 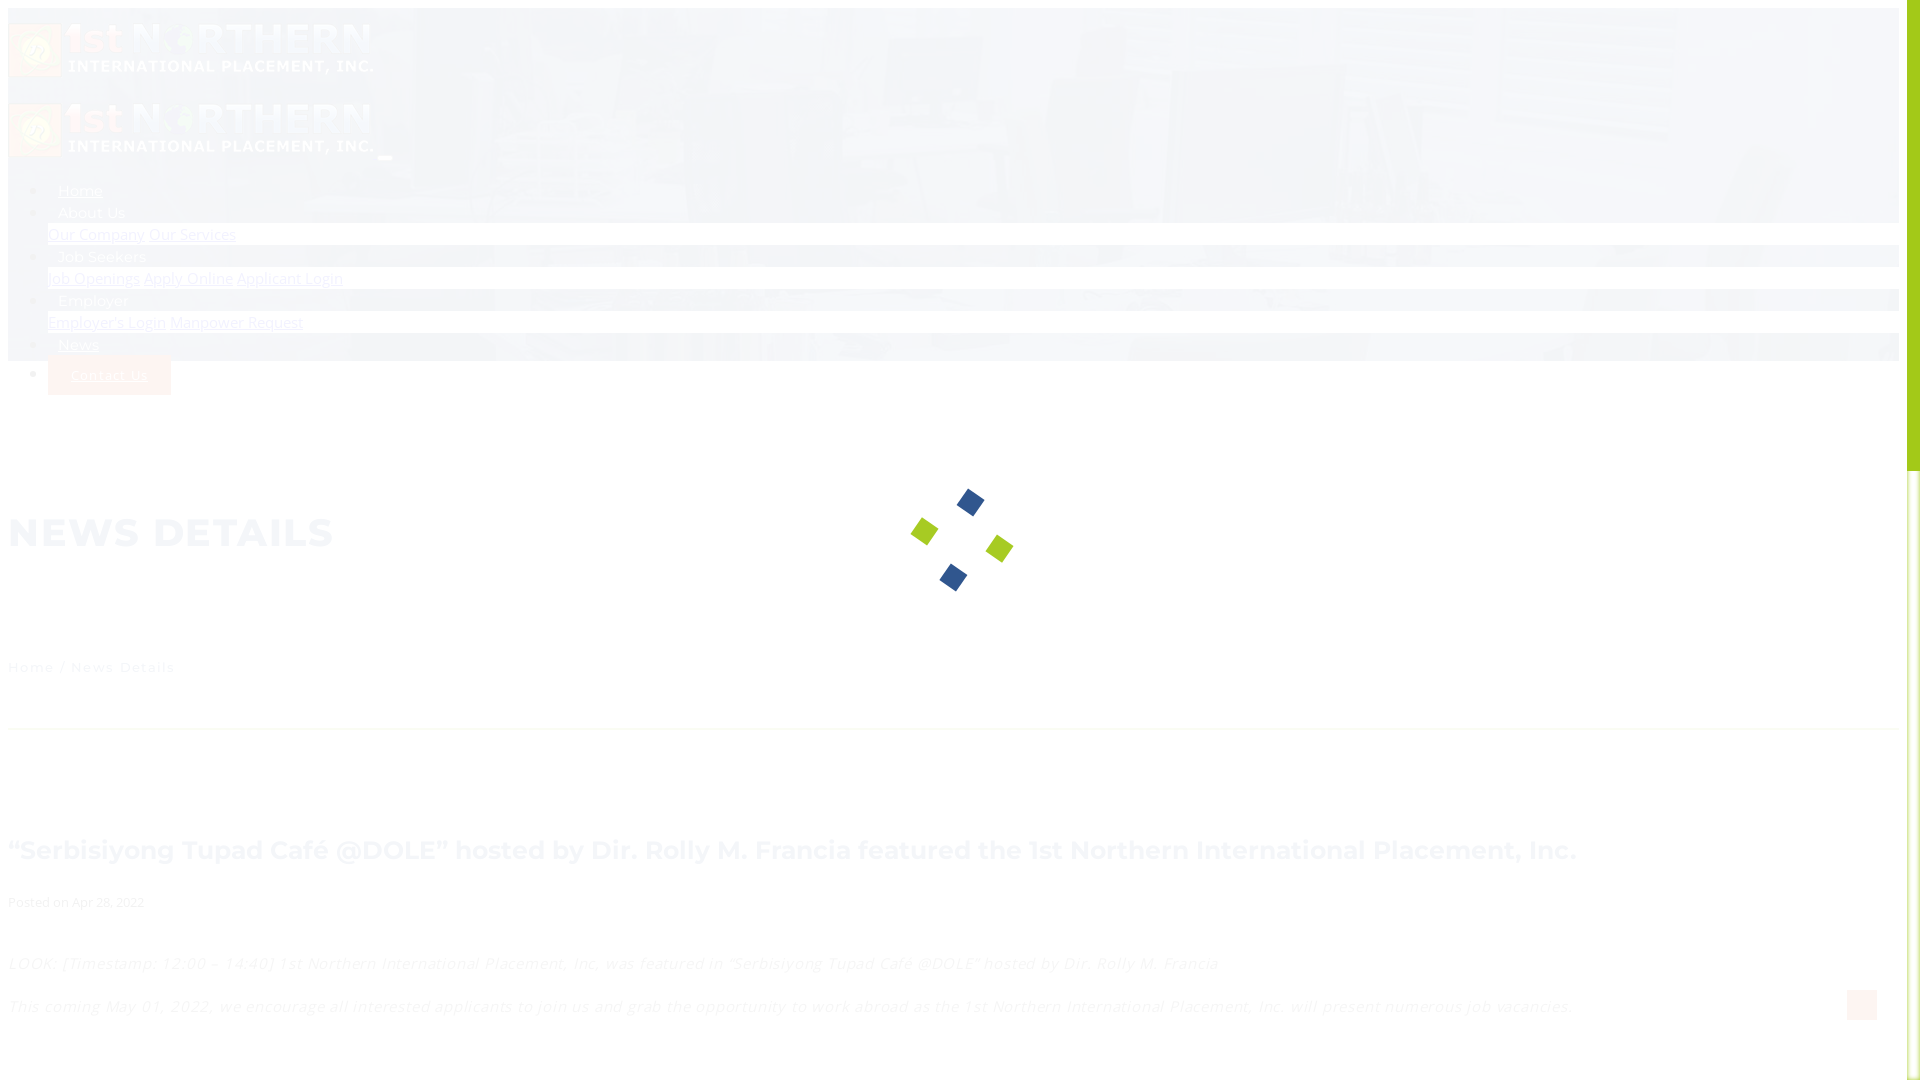 I want to click on 'Apply Online', so click(x=188, y=278).